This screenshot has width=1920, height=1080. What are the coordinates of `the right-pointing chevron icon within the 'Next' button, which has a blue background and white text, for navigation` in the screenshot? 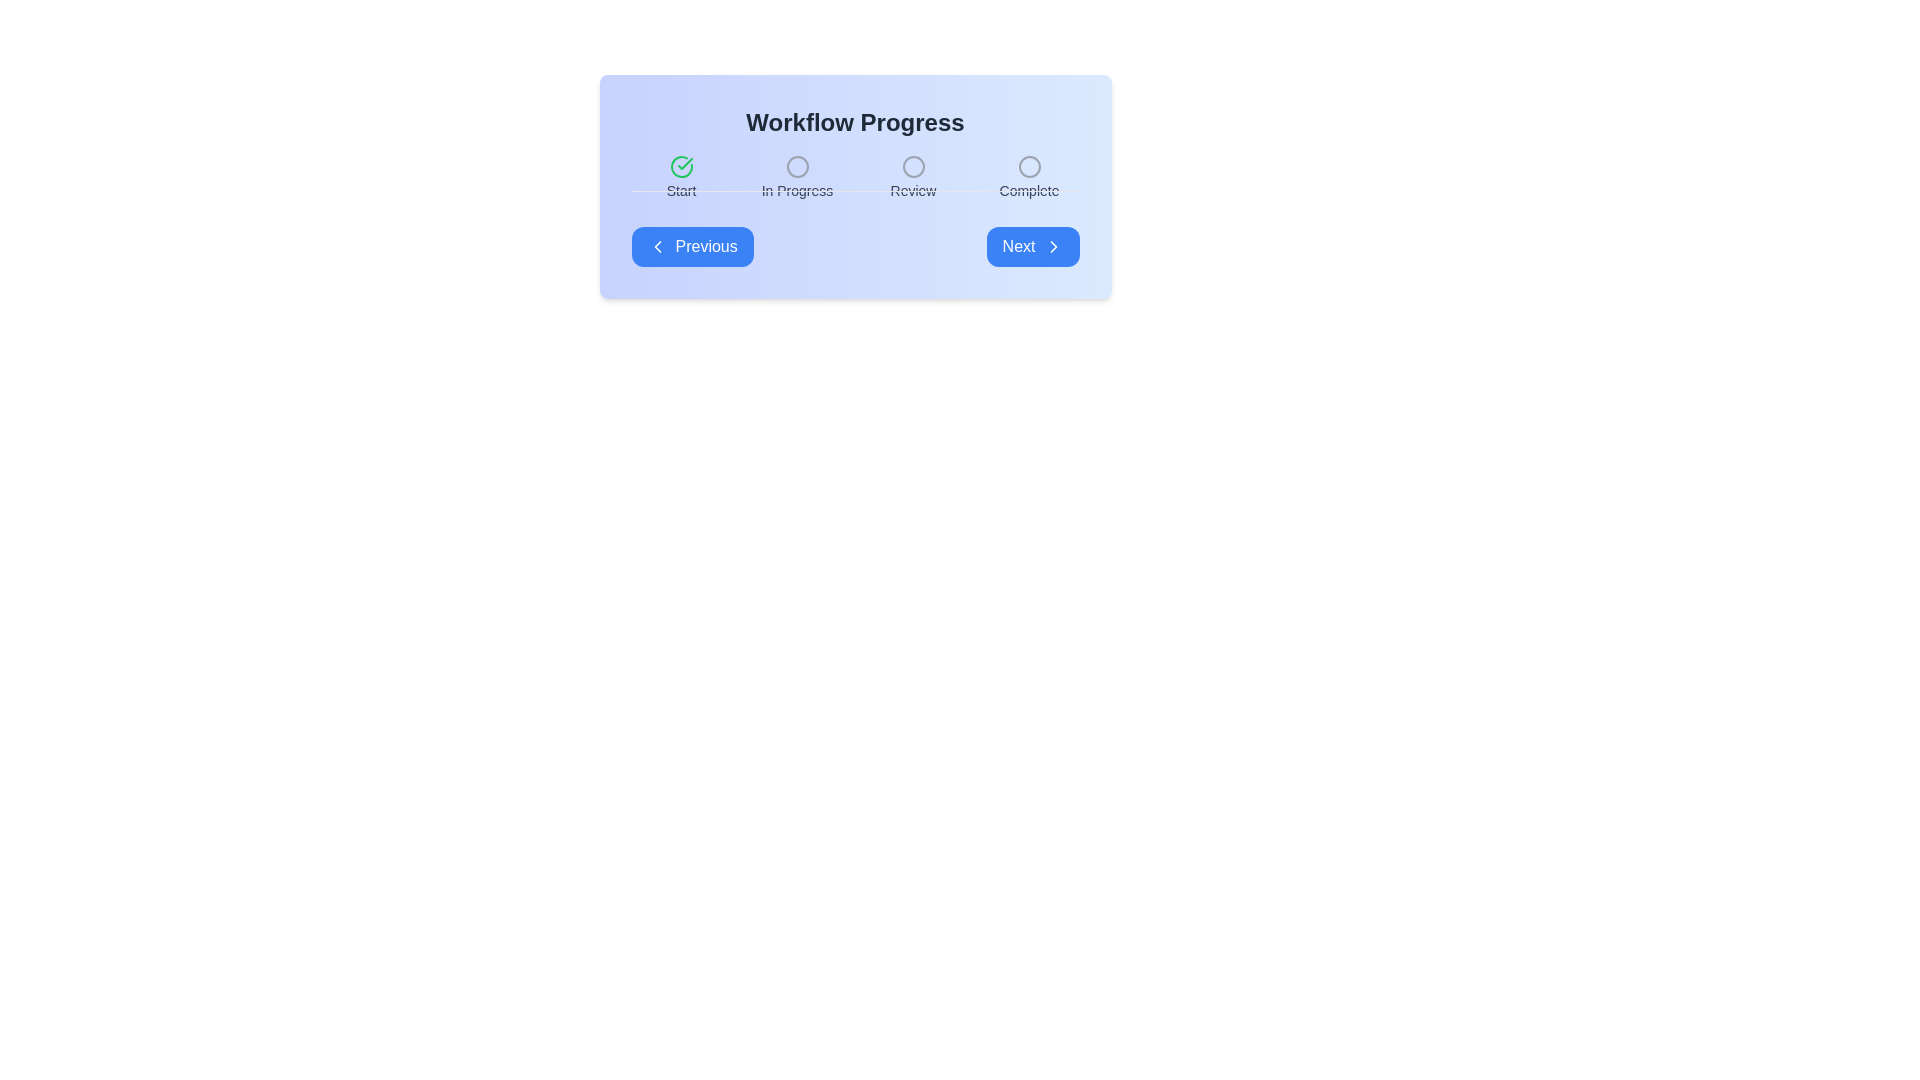 It's located at (1052, 245).